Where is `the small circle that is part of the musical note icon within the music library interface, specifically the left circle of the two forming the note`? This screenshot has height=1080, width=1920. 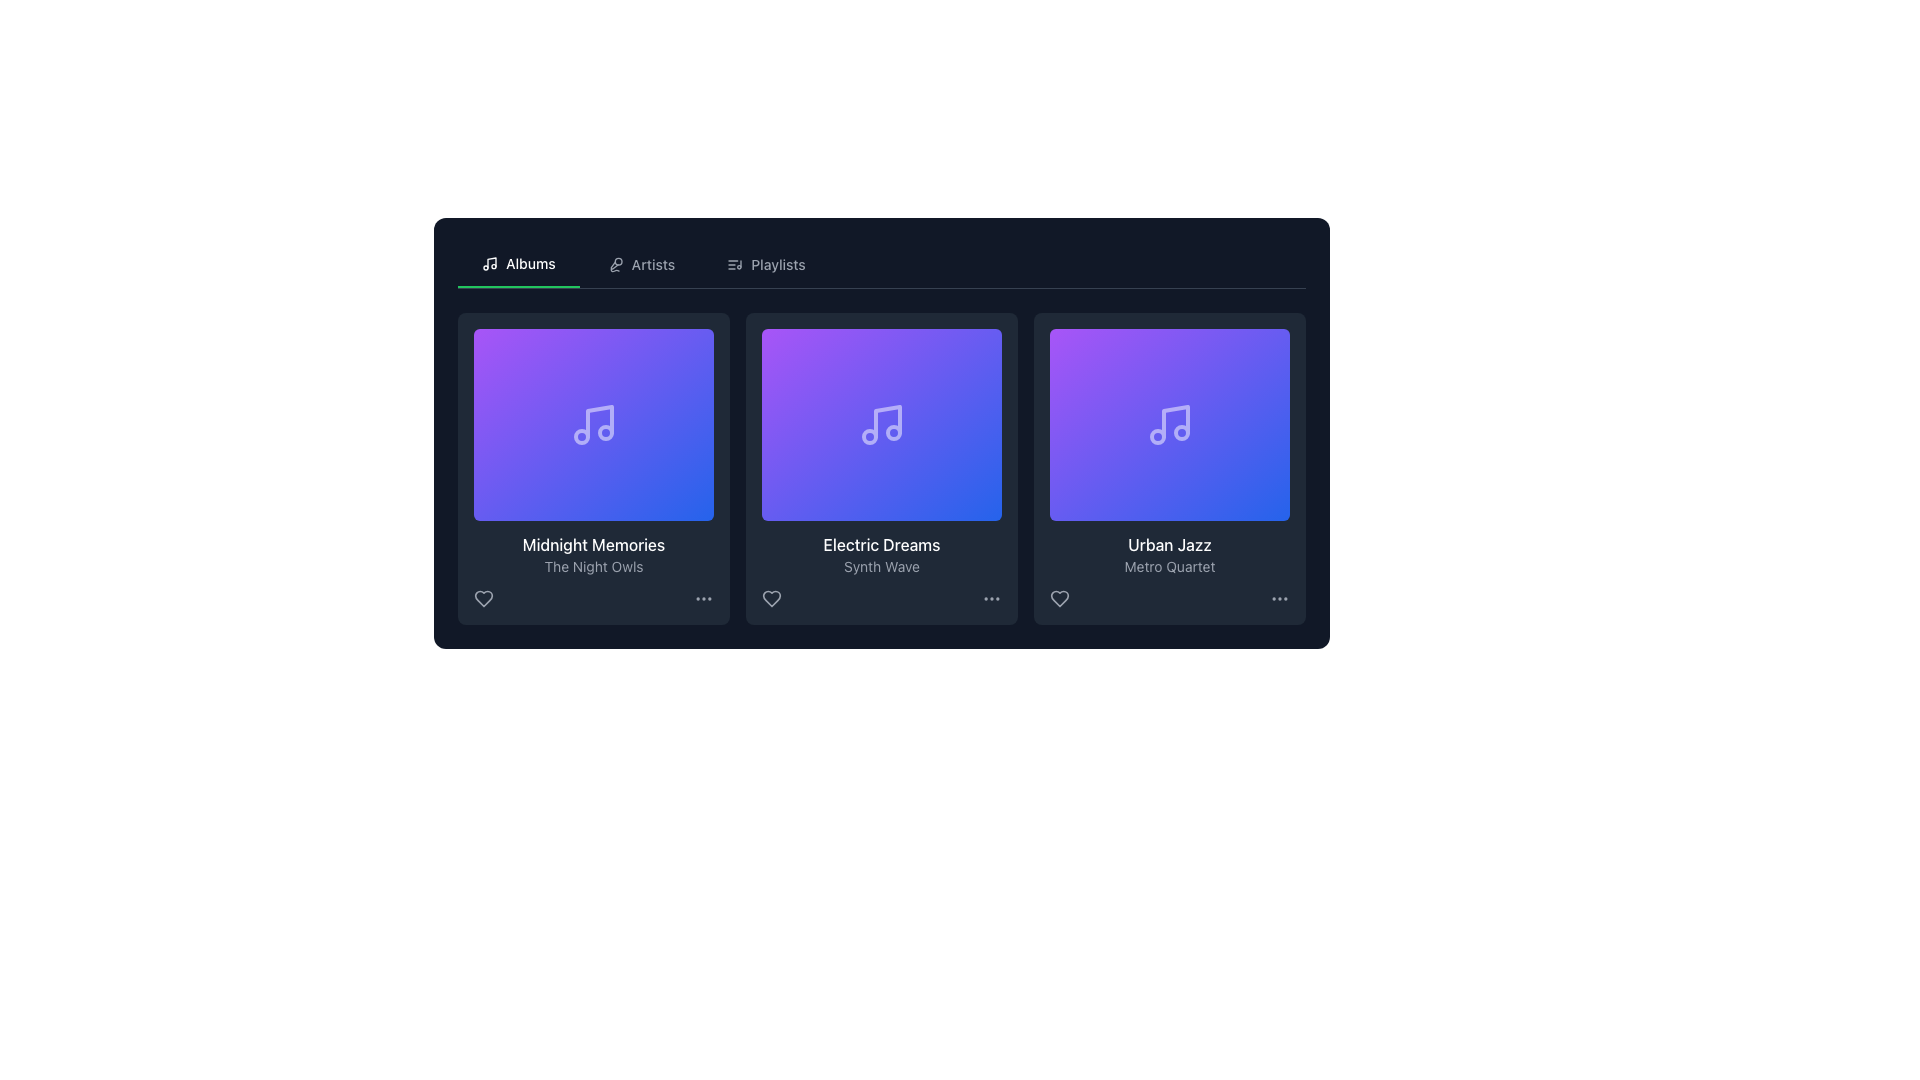 the small circle that is part of the musical note icon within the music library interface, specifically the left circle of the two forming the note is located at coordinates (869, 435).